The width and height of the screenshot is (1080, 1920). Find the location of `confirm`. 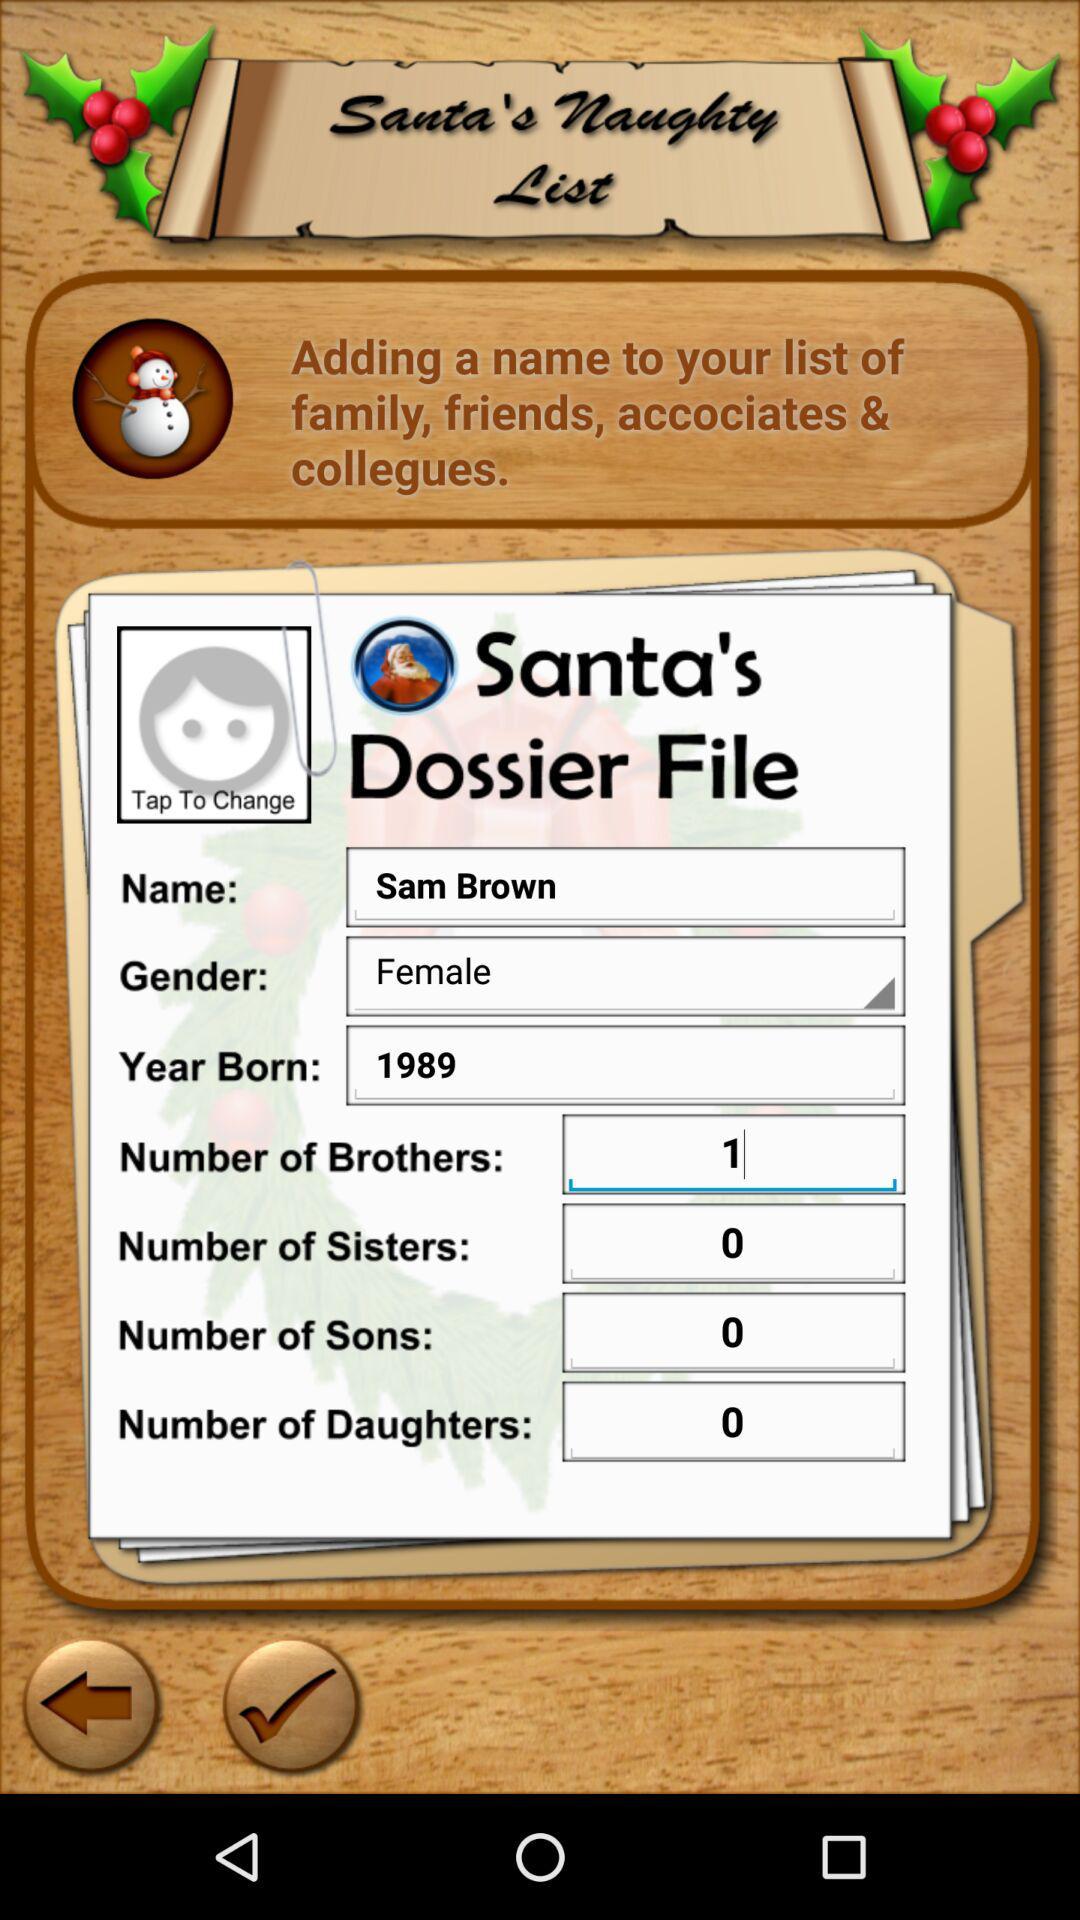

confirm is located at coordinates (289, 1702).